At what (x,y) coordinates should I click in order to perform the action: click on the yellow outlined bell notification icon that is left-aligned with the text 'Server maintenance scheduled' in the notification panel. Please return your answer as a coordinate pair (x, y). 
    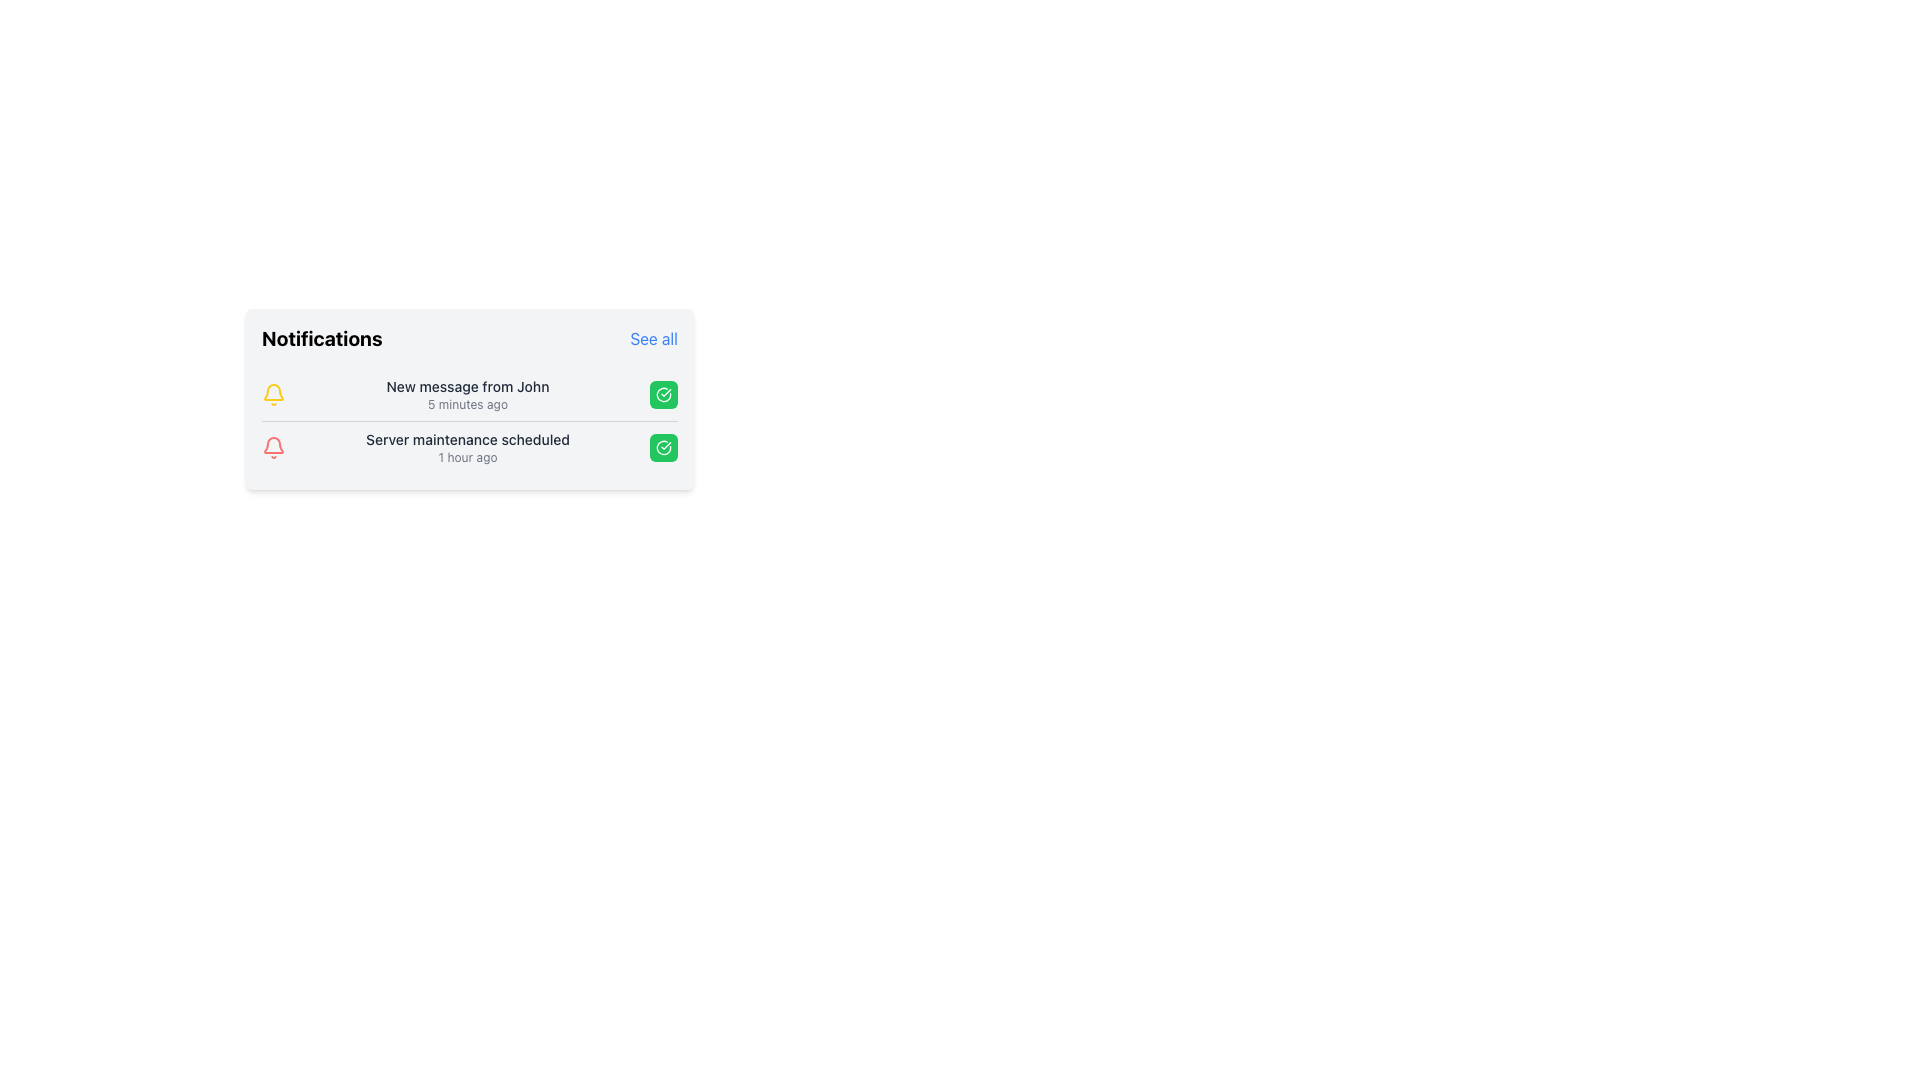
    Looking at the image, I should click on (272, 392).